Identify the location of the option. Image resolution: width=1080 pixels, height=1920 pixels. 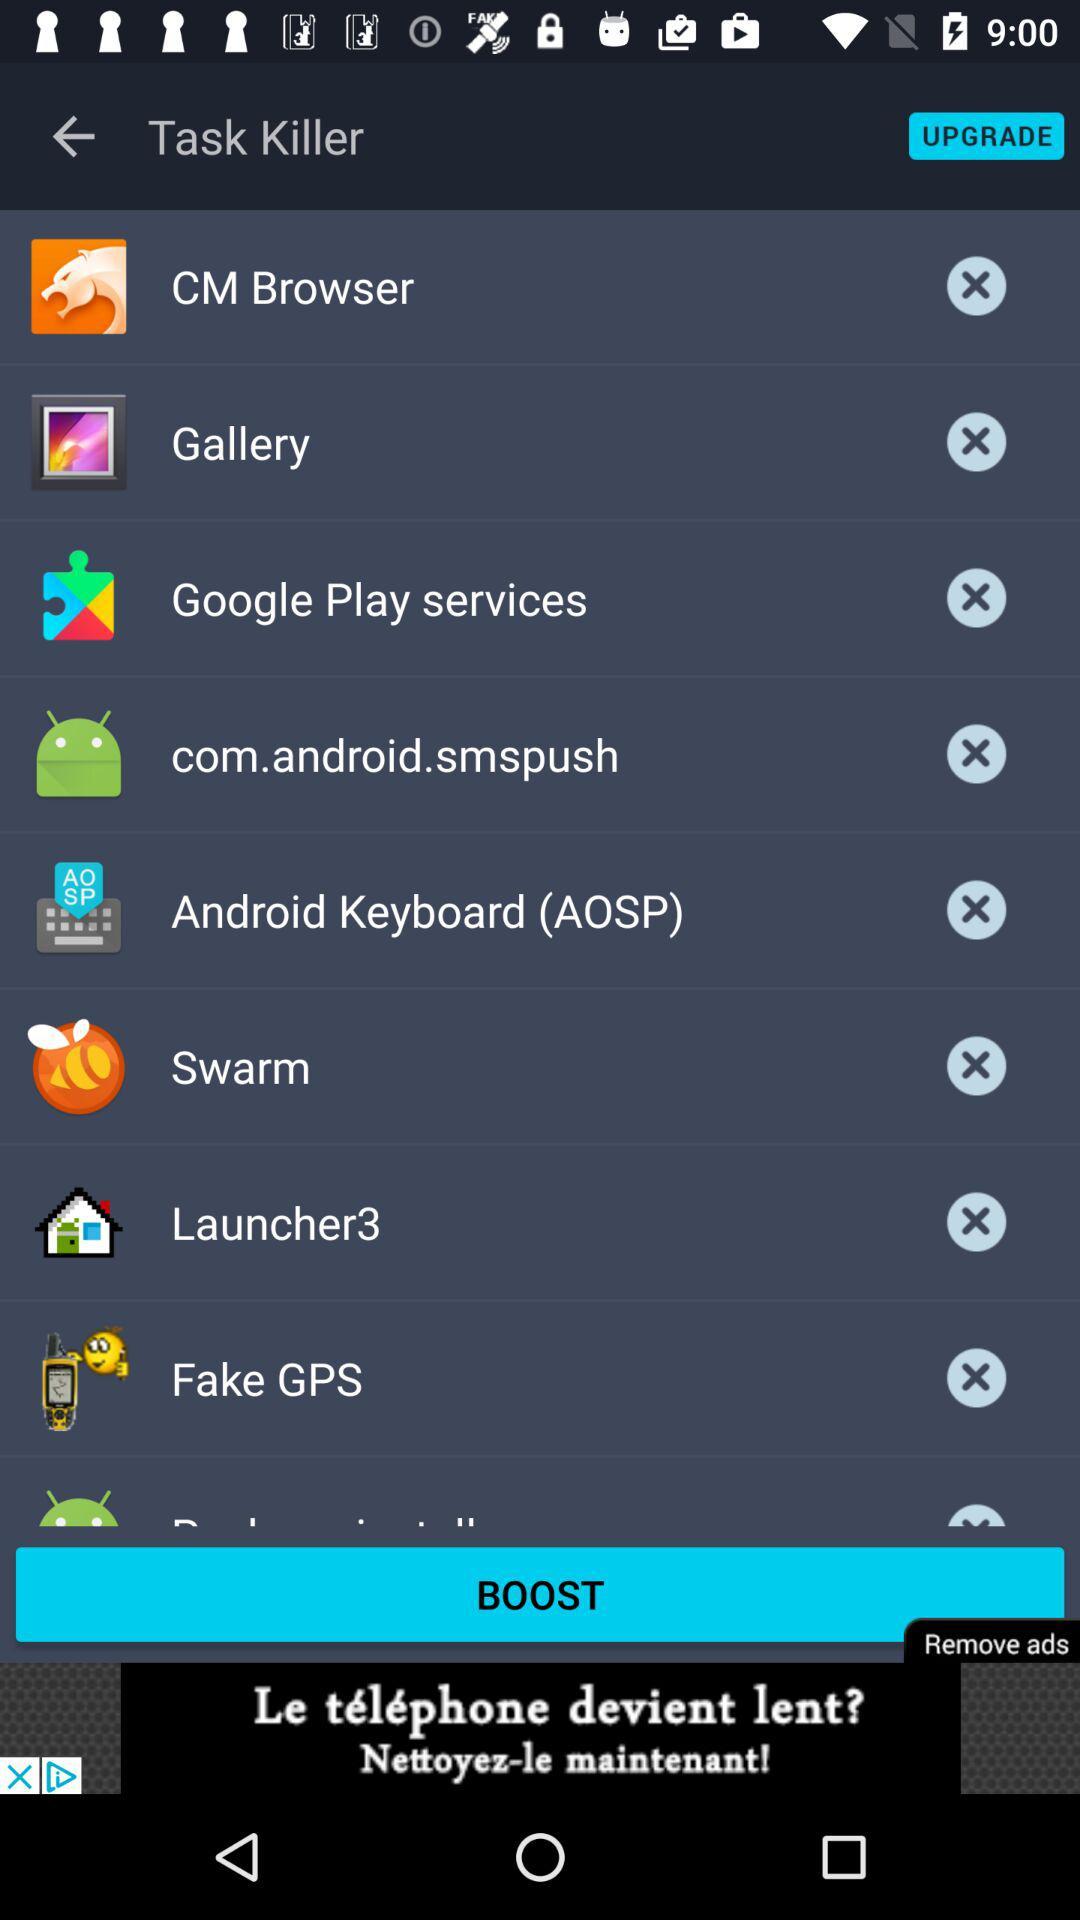
(976, 753).